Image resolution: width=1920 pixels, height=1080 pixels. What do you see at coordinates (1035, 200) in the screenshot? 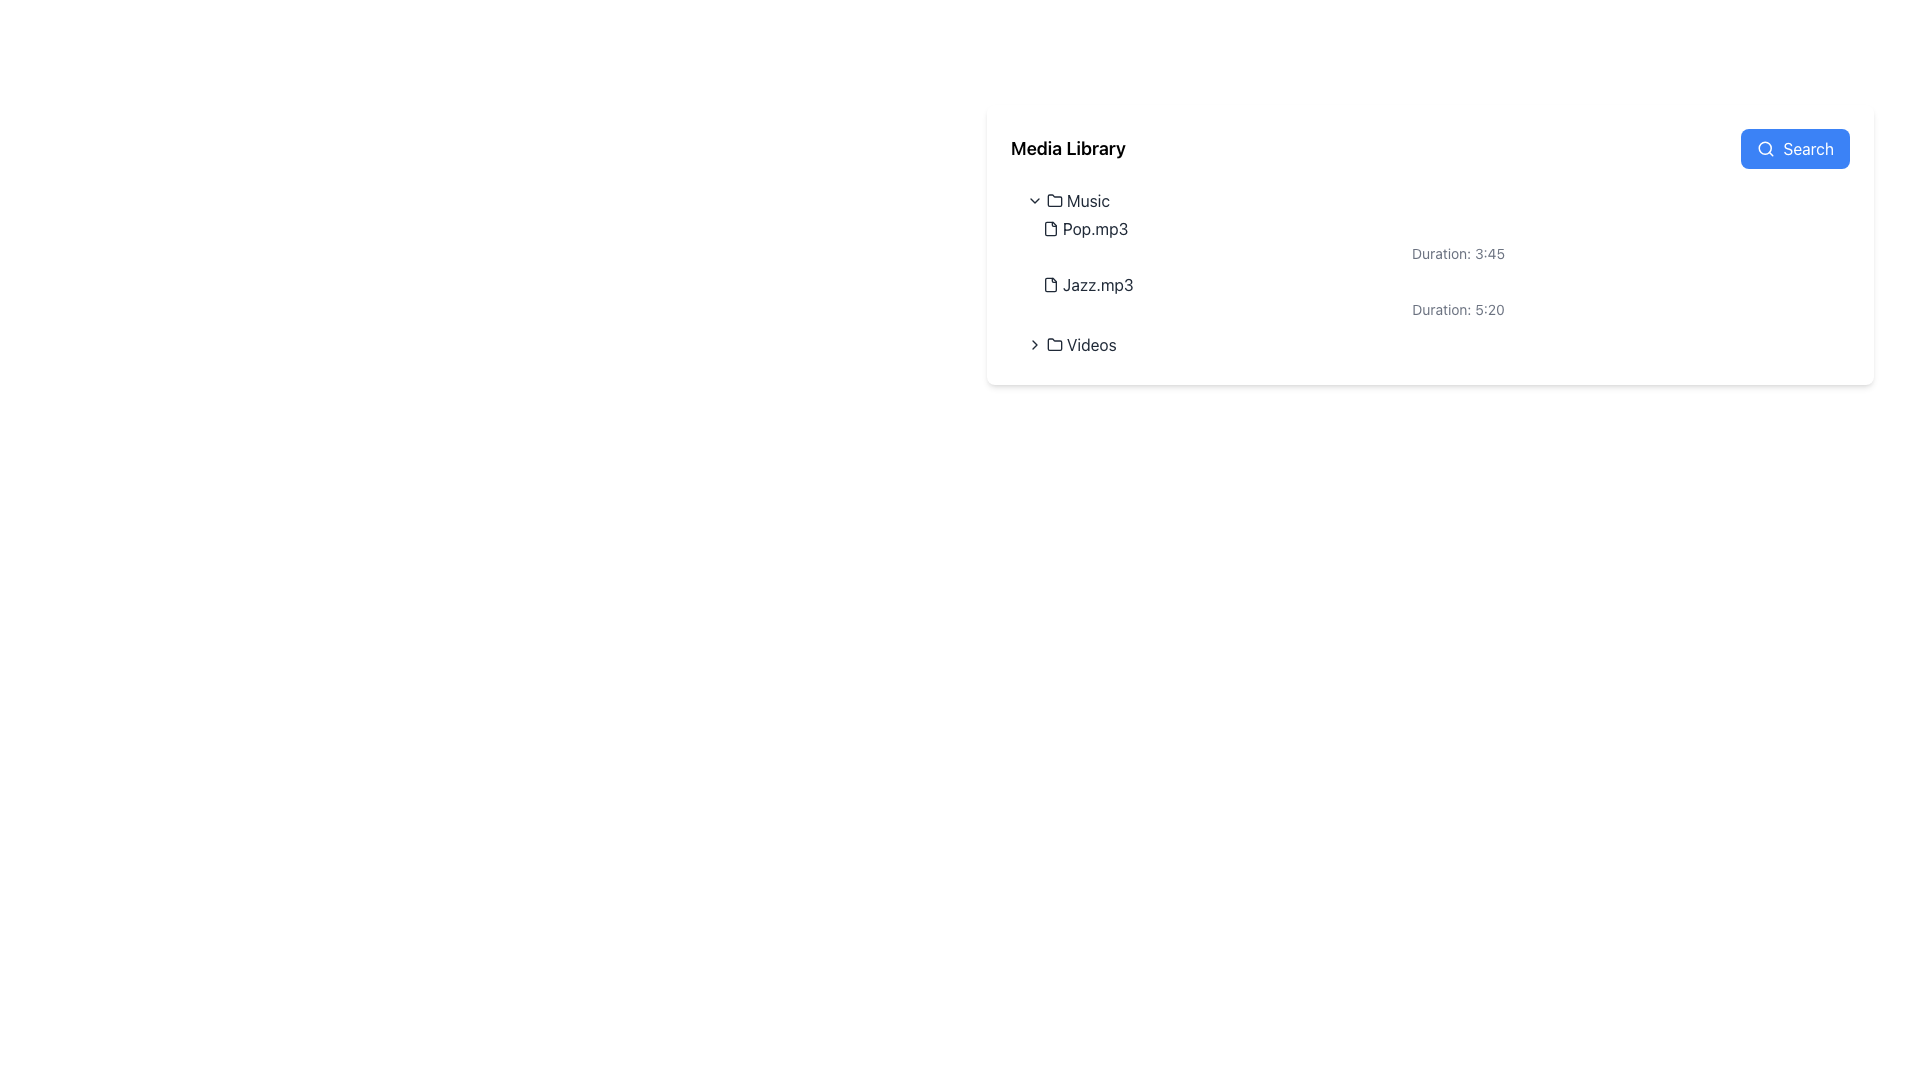
I see `the icon next to the 'Music' label in the 'Media Library' section` at bounding box center [1035, 200].